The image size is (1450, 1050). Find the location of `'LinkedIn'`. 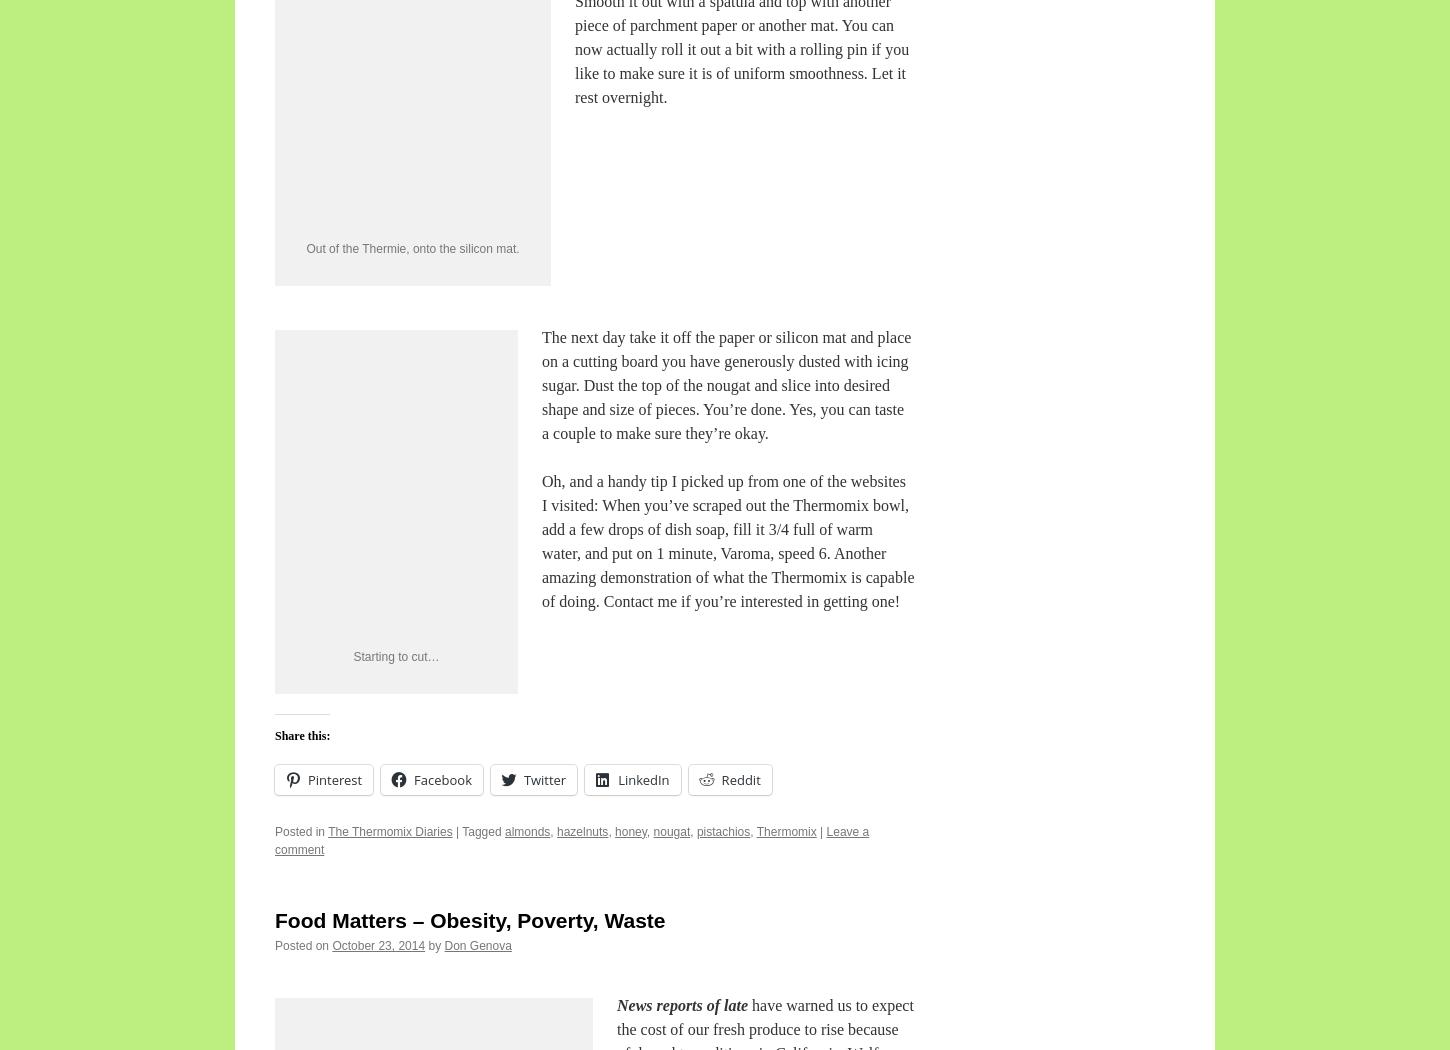

'LinkedIn' is located at coordinates (642, 778).